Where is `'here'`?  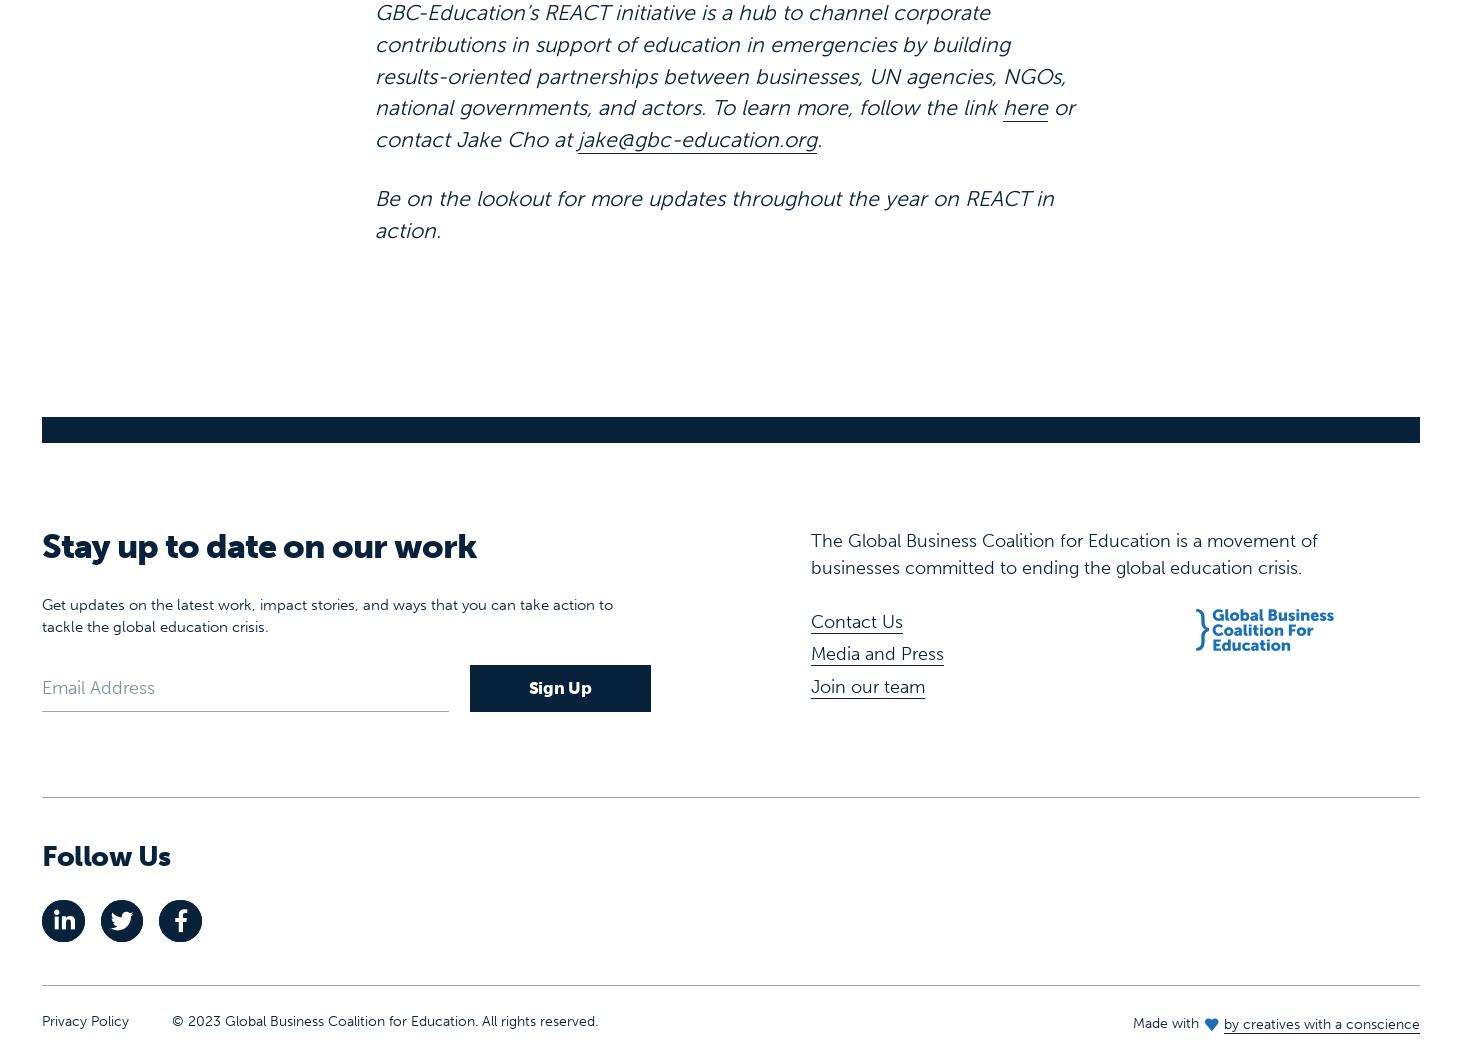 'here' is located at coordinates (1024, 44).